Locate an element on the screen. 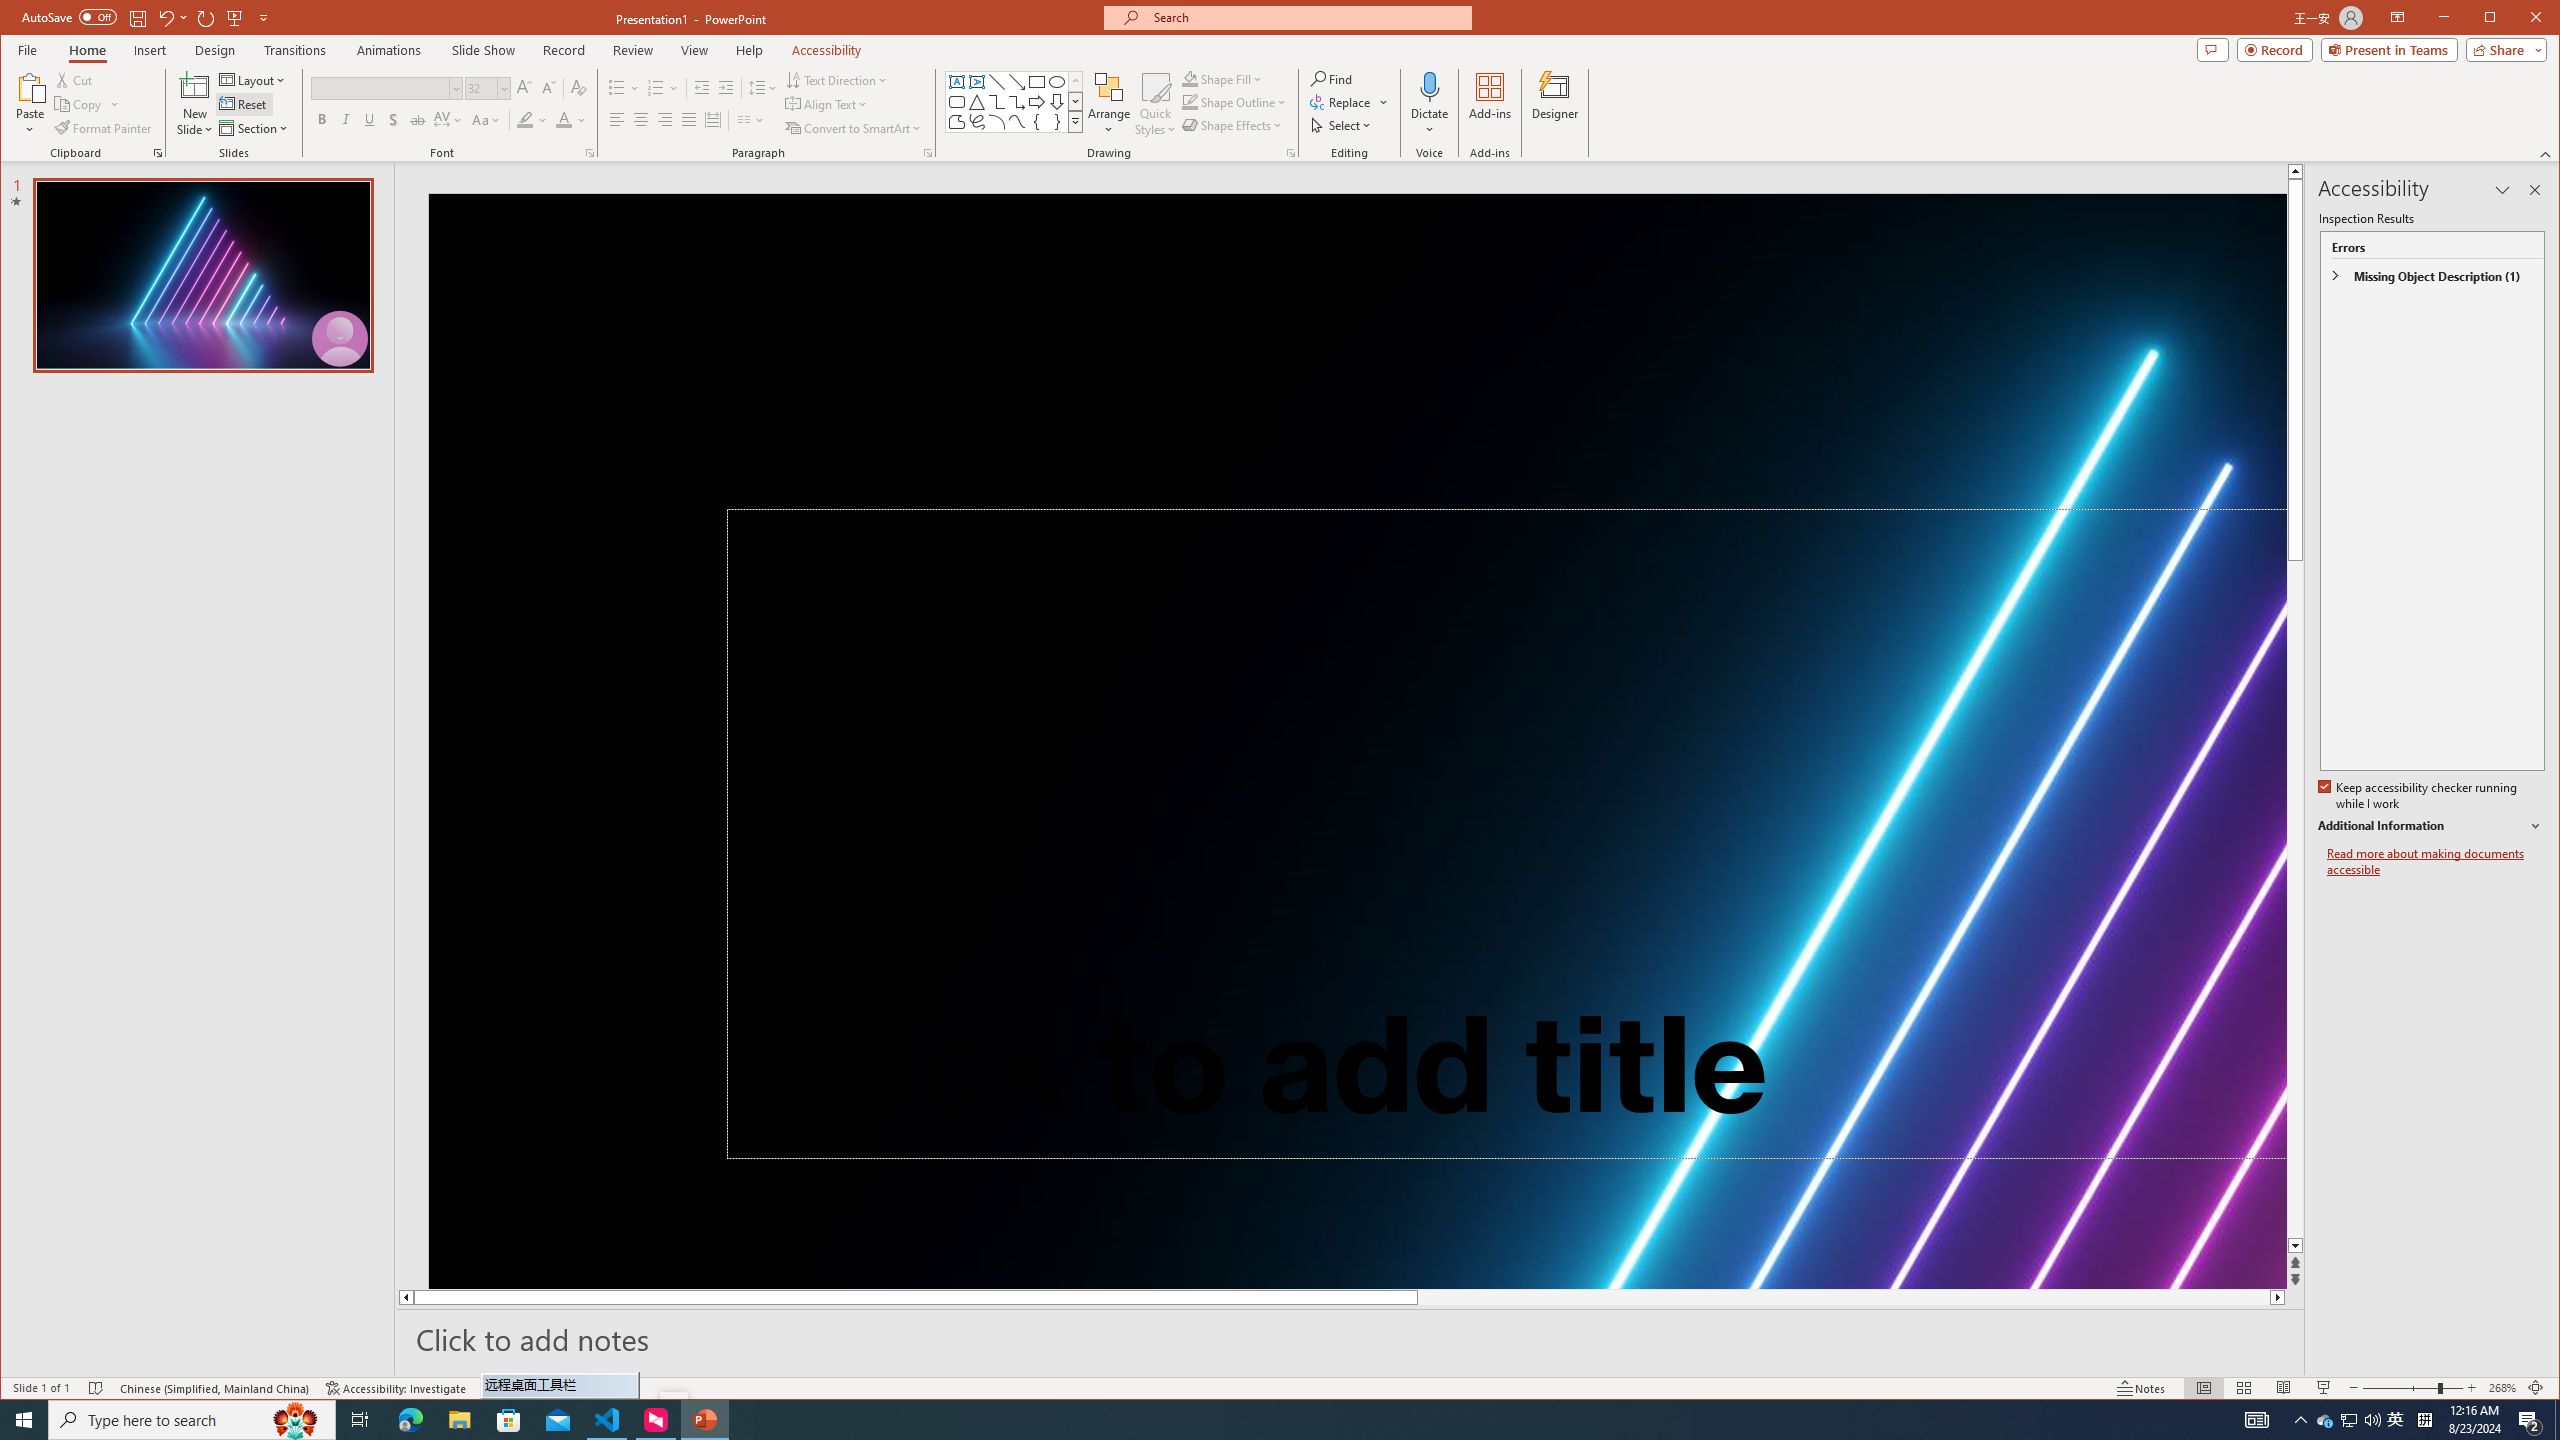 The height and width of the screenshot is (1440, 2560). 'Office Clipboard...' is located at coordinates (158, 153).